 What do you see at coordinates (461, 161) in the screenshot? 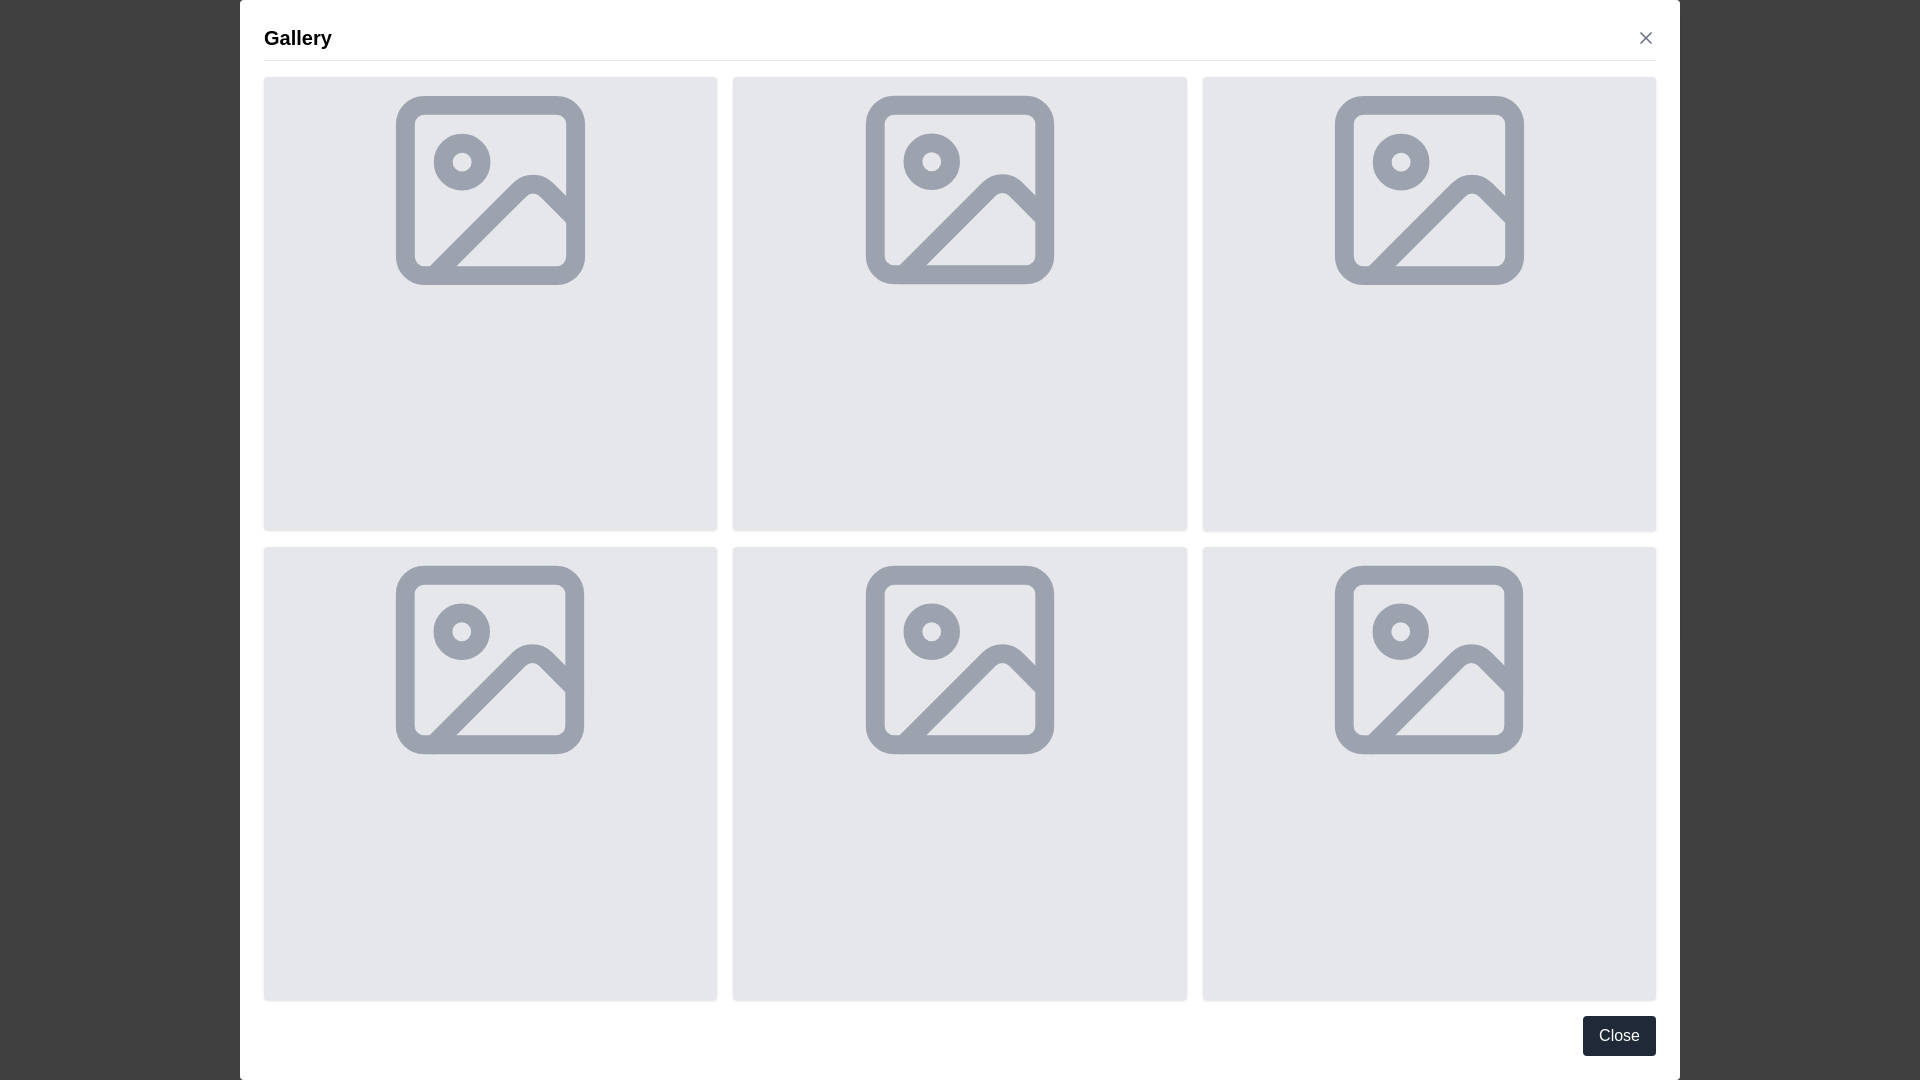
I see `the Decorative Circle located in the top-left corner of the first square icon in the gallery grid layout` at bounding box center [461, 161].